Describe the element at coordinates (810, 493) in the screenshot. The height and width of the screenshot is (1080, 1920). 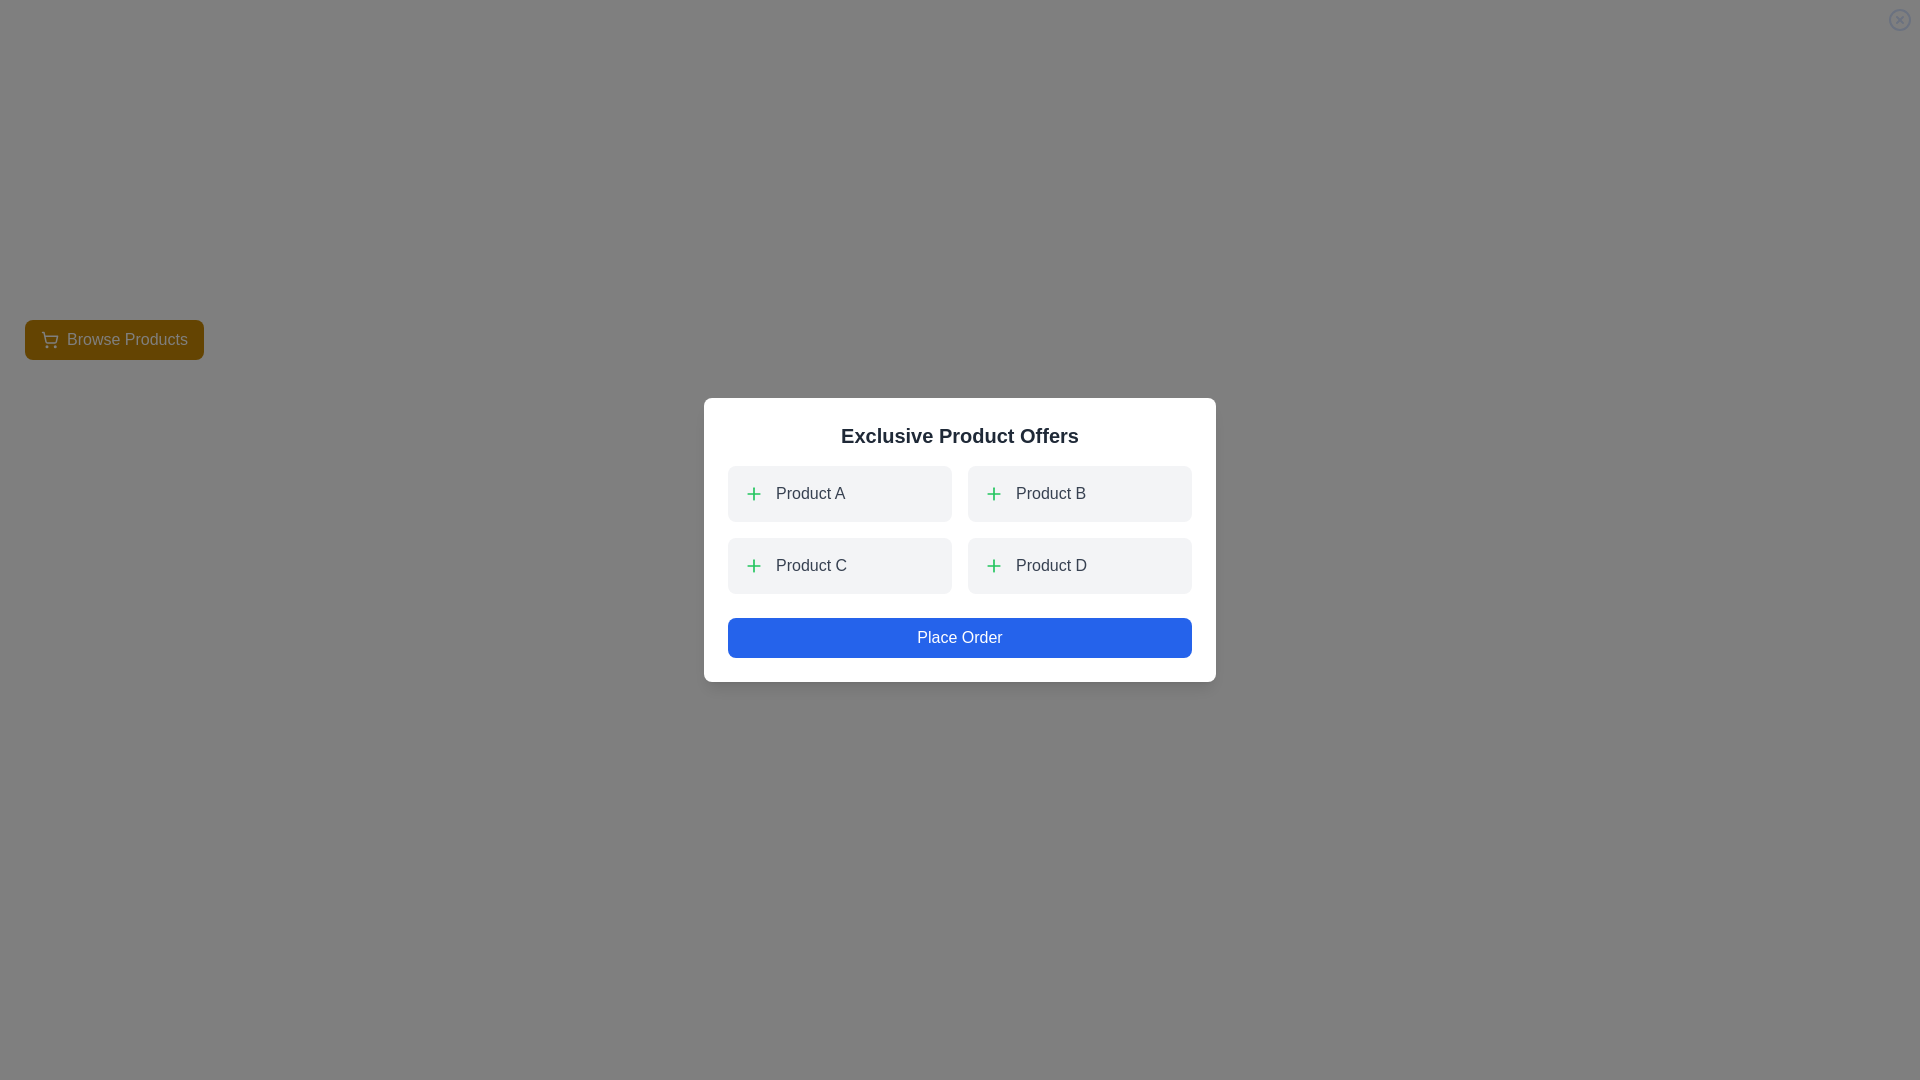
I see `the text label representing 'Product A' in the product grid layout, which is located in the top-left section of the popup interface` at that location.